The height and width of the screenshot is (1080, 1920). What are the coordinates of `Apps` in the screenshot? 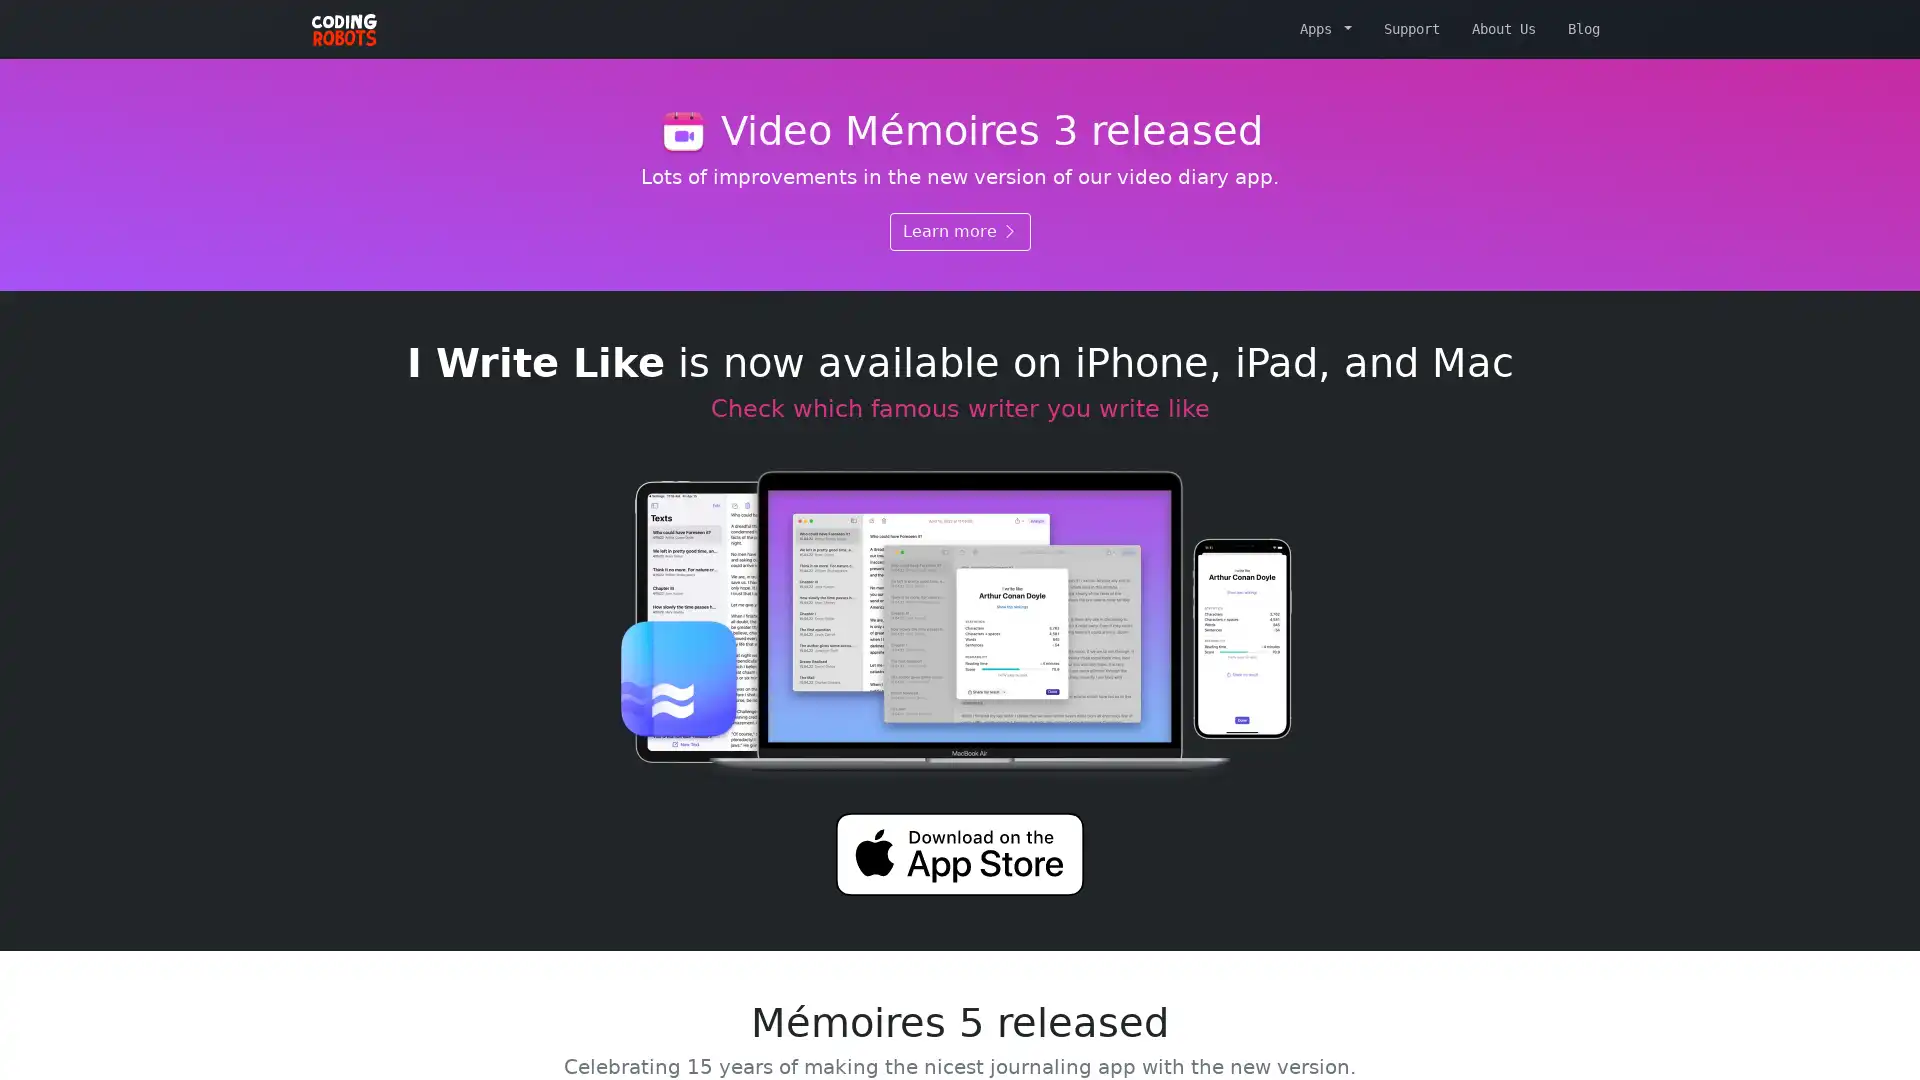 It's located at (1325, 28).